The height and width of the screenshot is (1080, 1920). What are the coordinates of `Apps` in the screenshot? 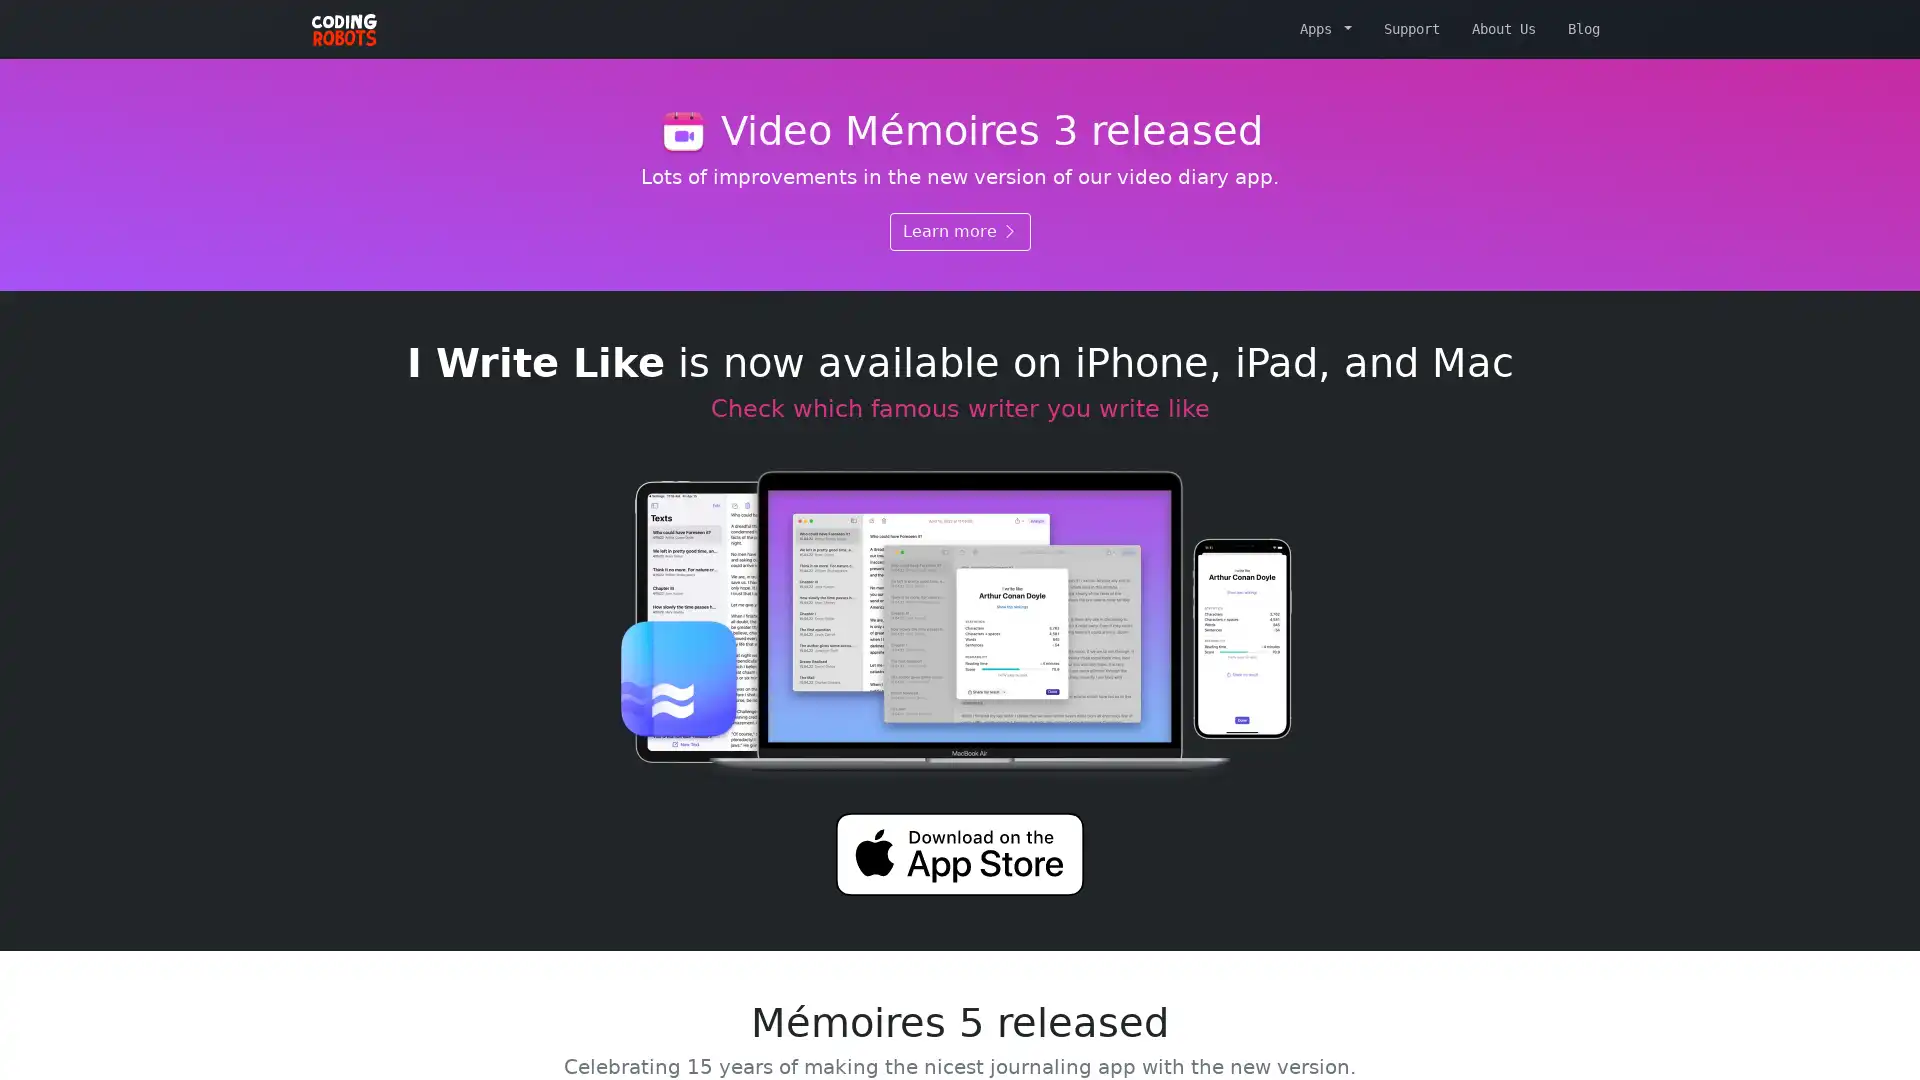 It's located at (1325, 28).